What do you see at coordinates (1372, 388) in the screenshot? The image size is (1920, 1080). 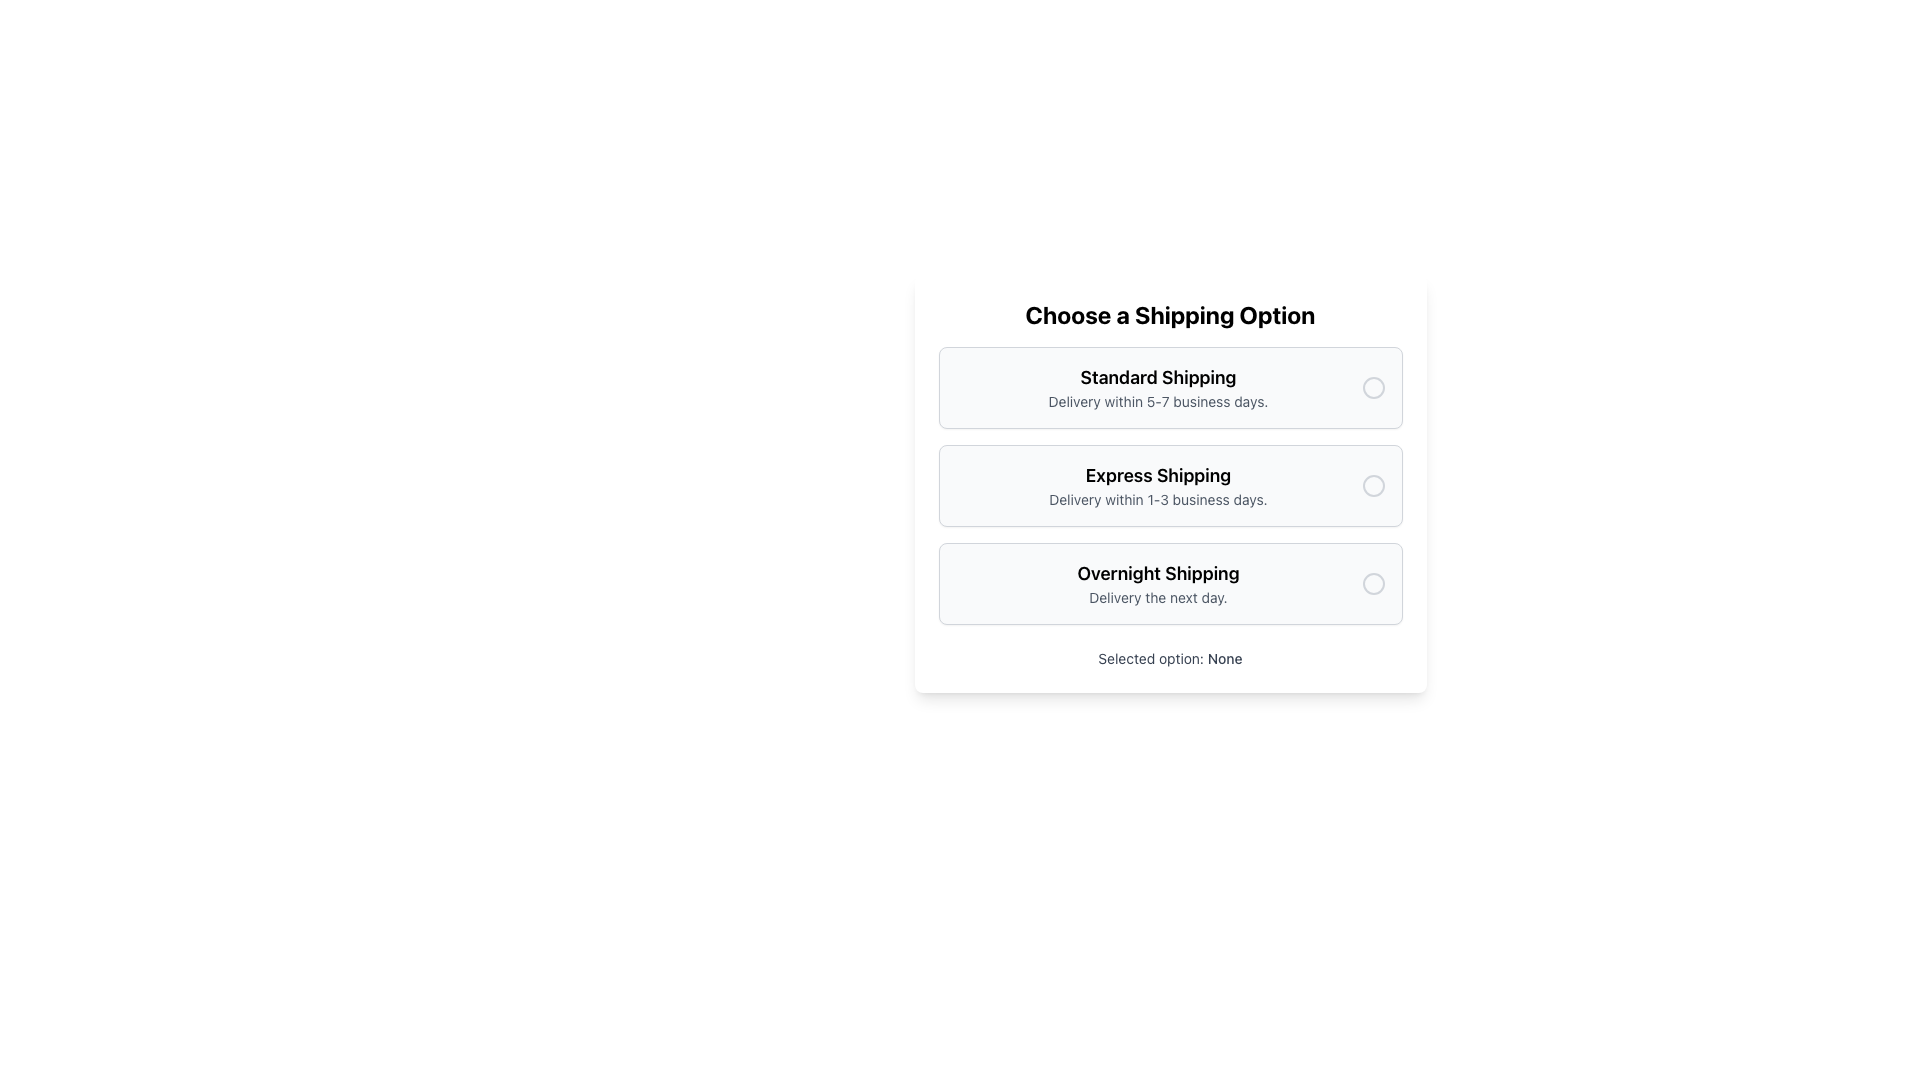 I see `the selectable radio button styled as a circle` at bounding box center [1372, 388].